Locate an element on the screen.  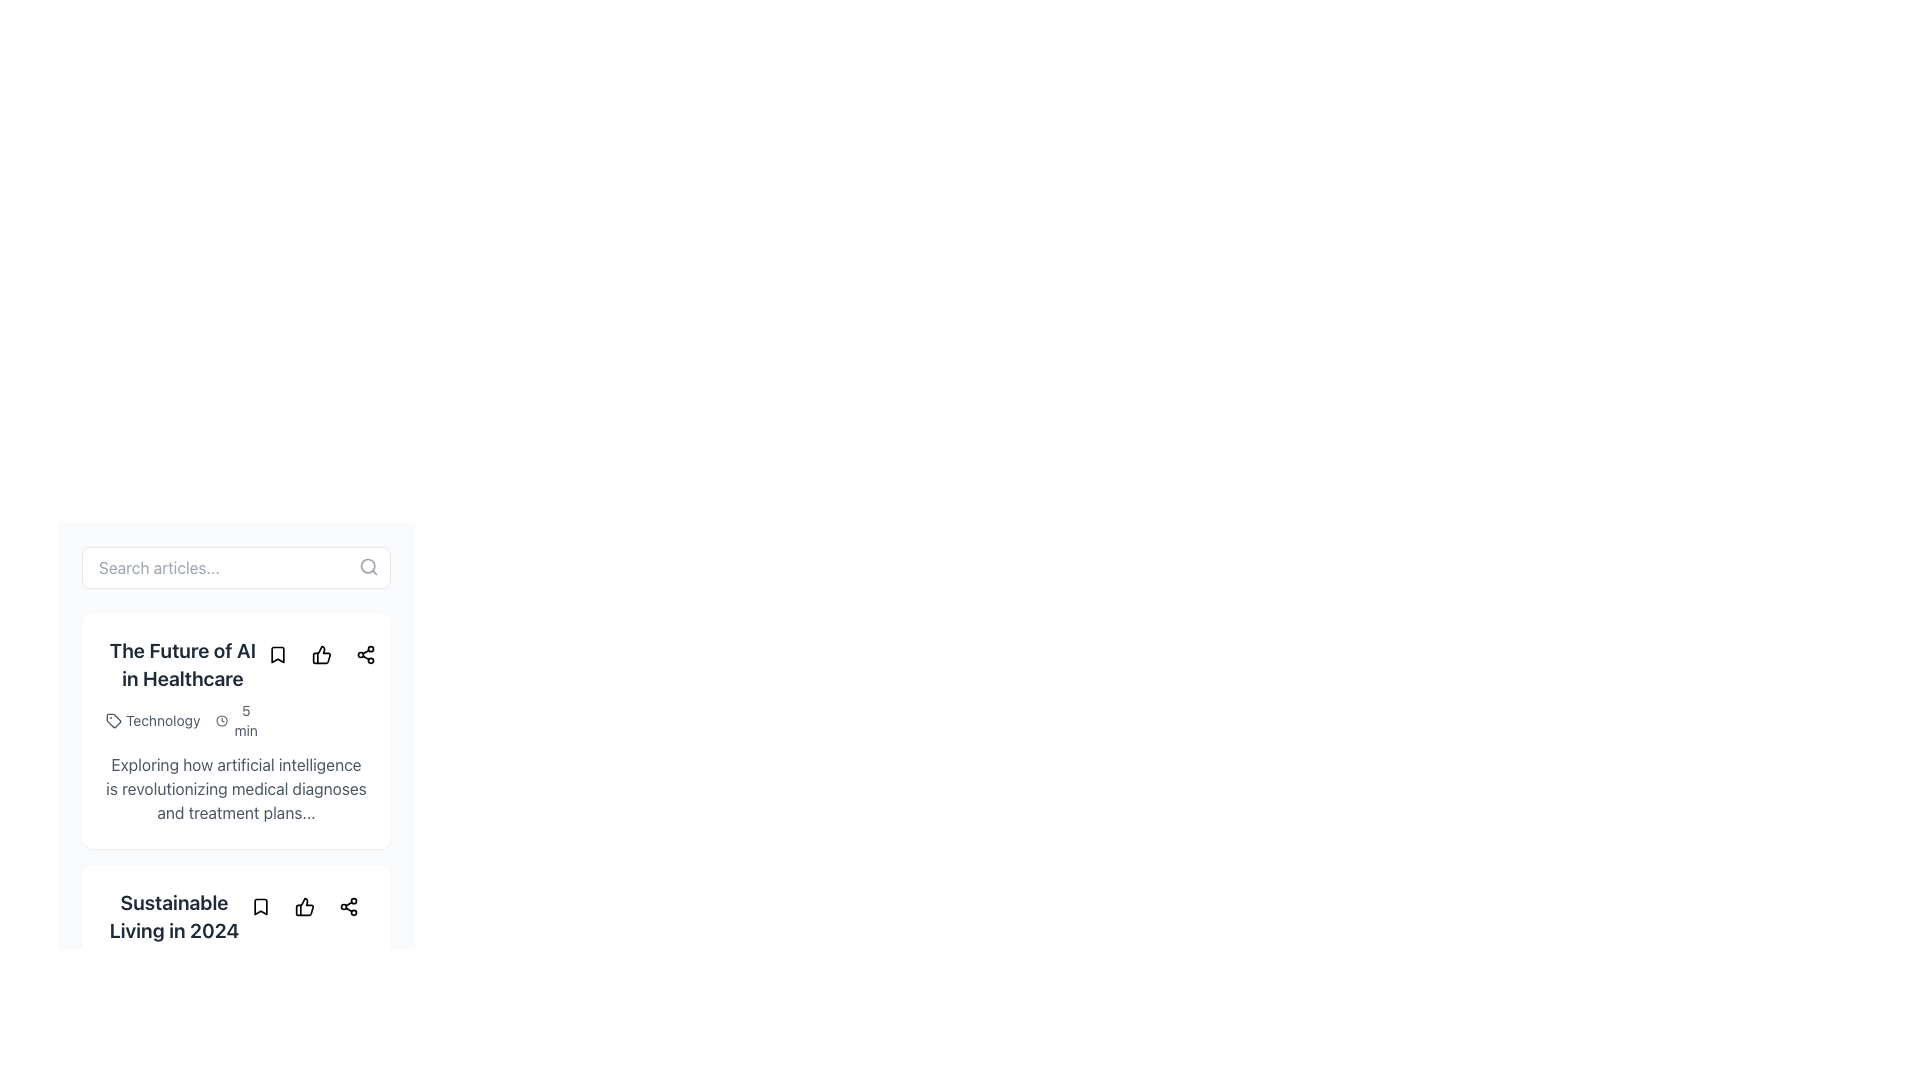
the thumbs-up icon with a black outline located within the circular button on the rightmost section of the content card to like the content titled 'Sustainable Living in 2024' is located at coordinates (304, 906).